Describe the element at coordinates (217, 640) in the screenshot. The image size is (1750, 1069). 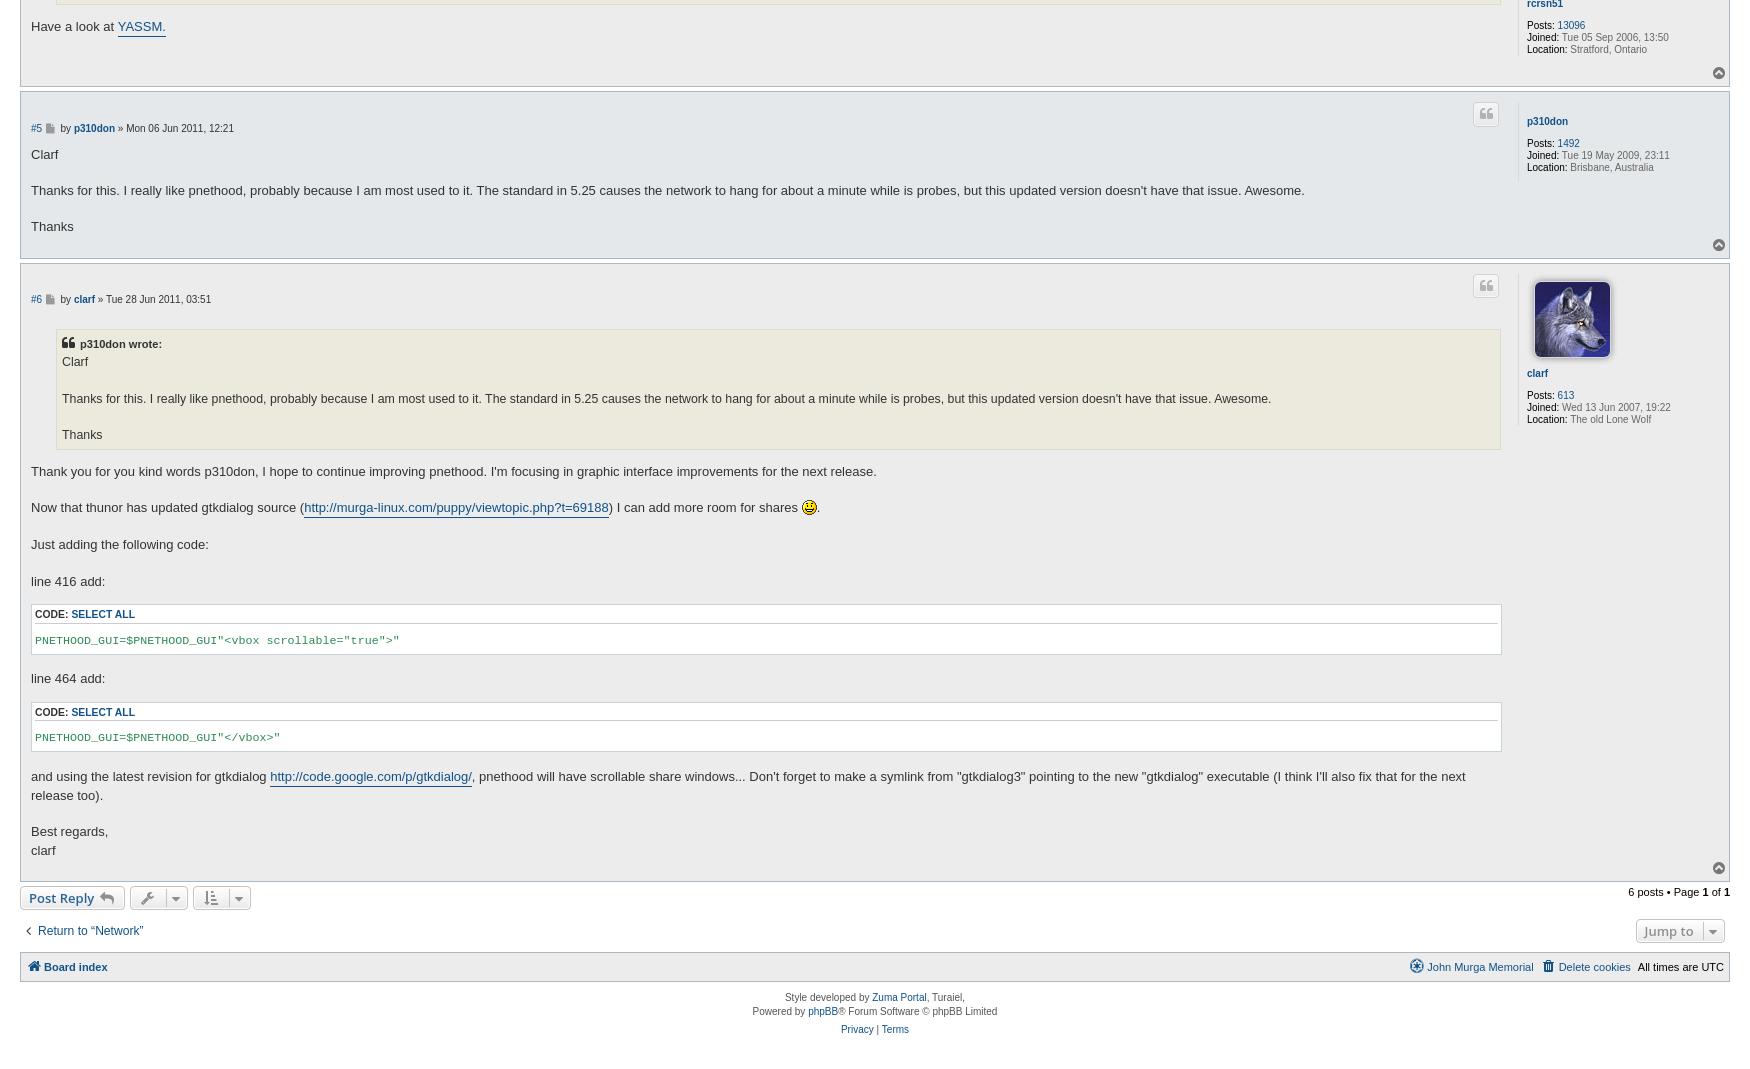
I see `'PNETHOOD_GUI=$PNETHOOD_GUI"<vbox scrollable="true">"'` at that location.